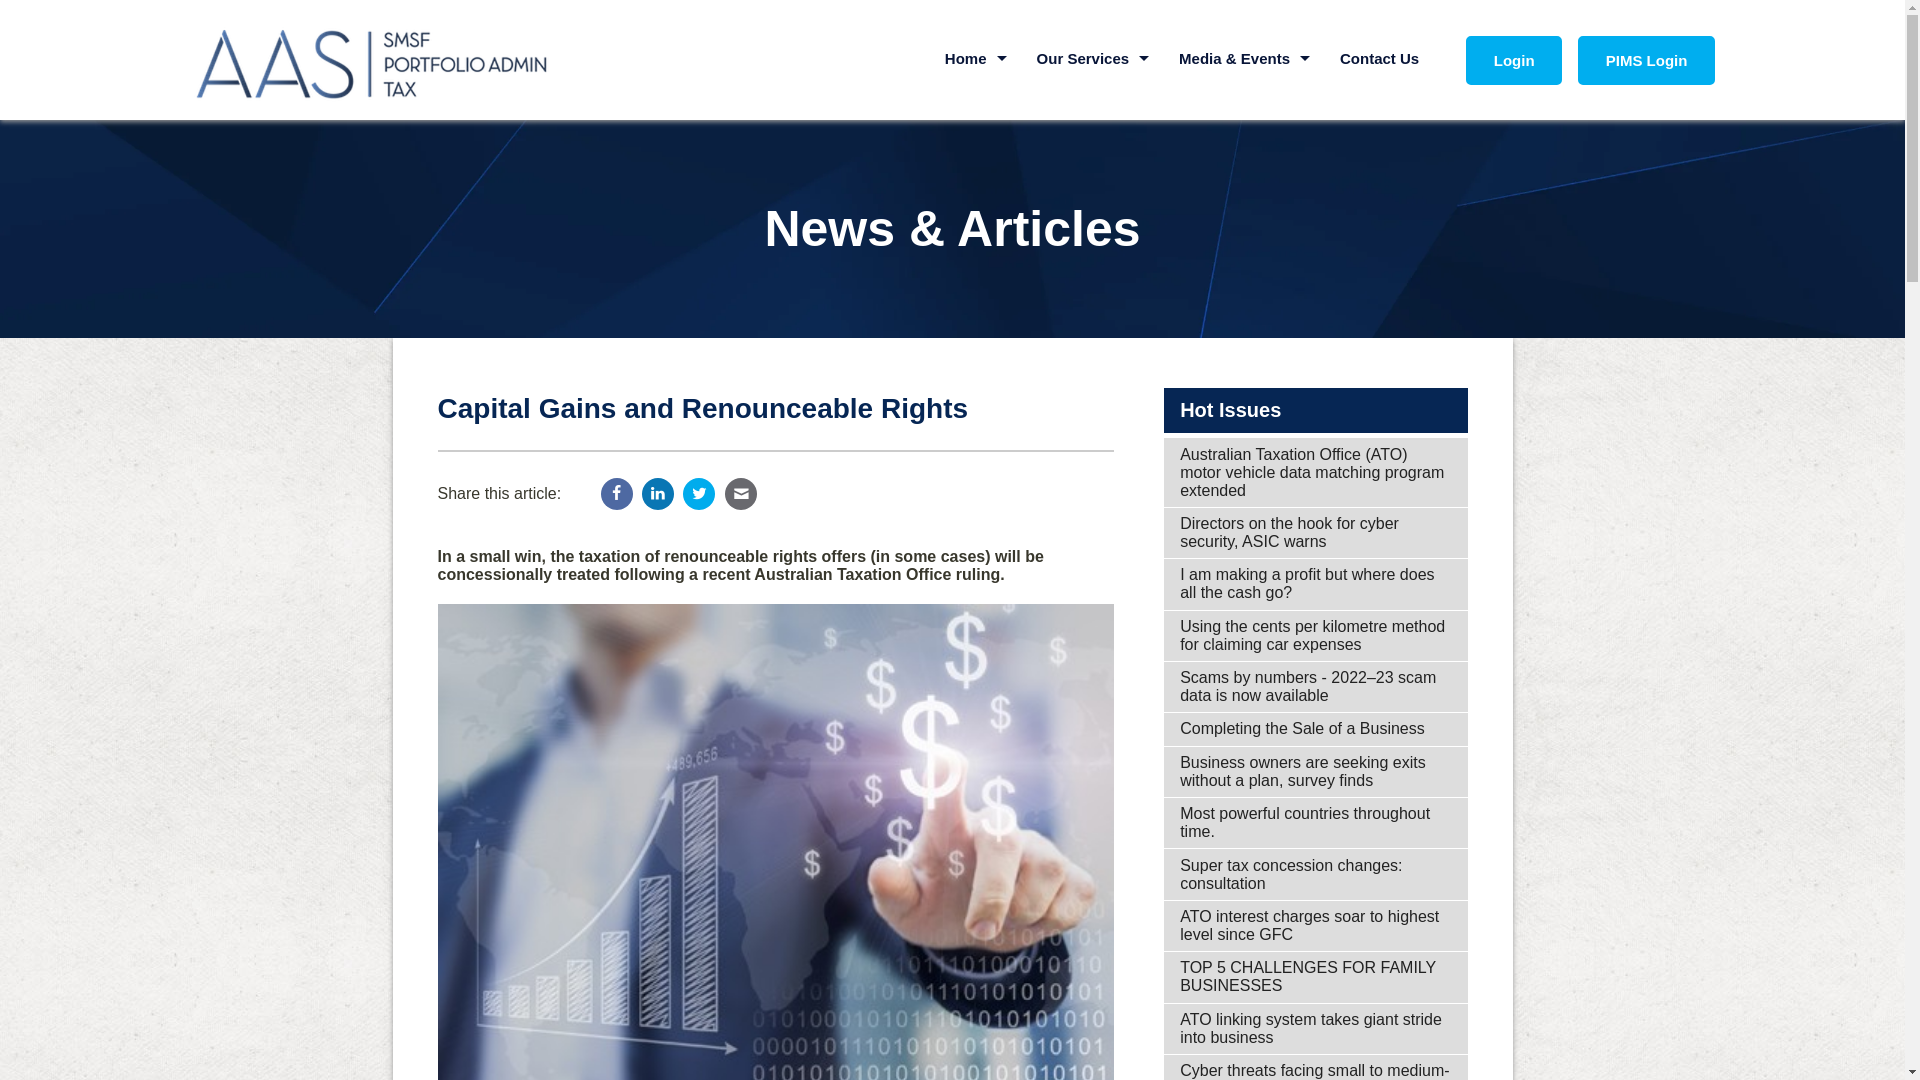 The image size is (1920, 1080). I want to click on 'Contact Us', so click(1378, 57).